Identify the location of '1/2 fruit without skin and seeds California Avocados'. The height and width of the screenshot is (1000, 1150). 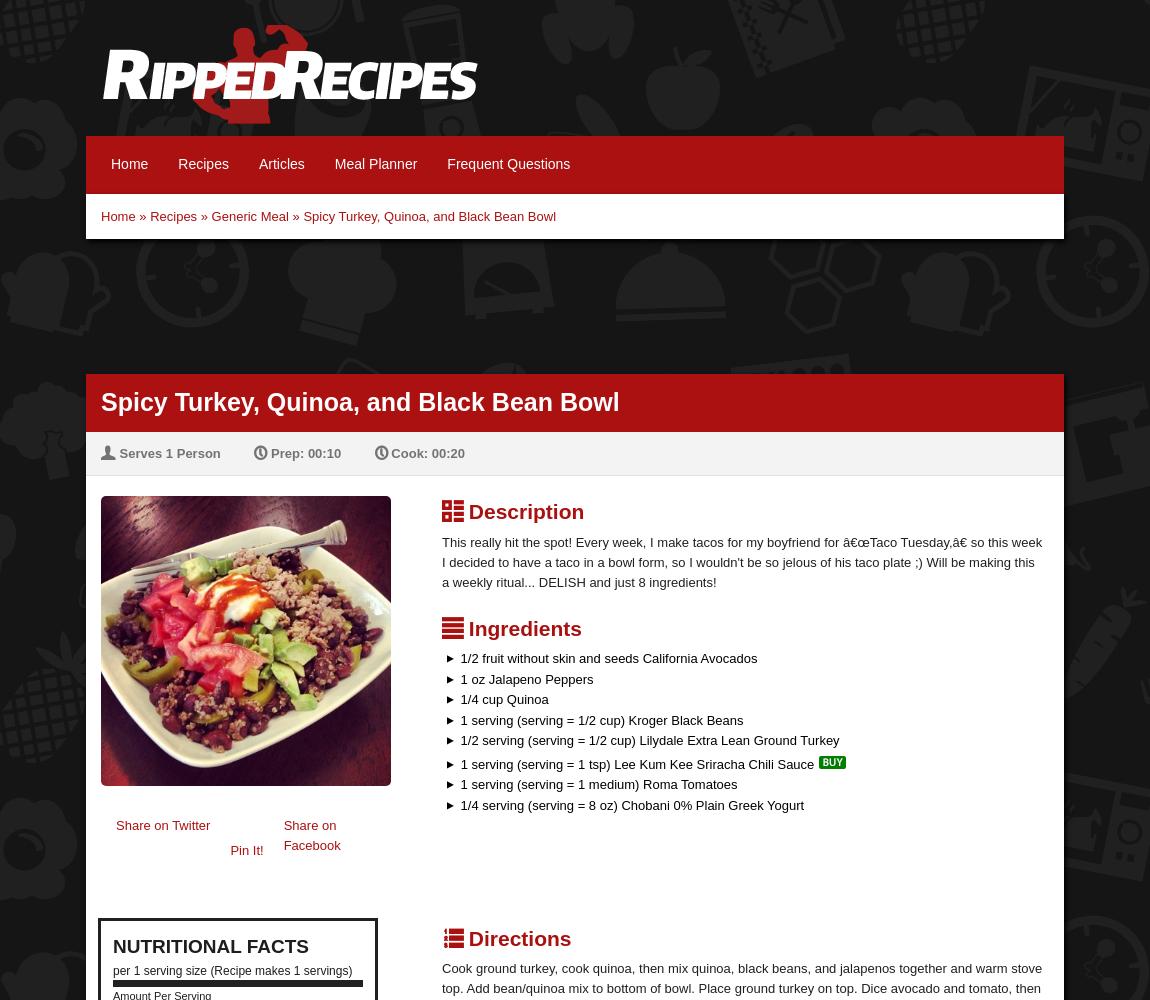
(605, 658).